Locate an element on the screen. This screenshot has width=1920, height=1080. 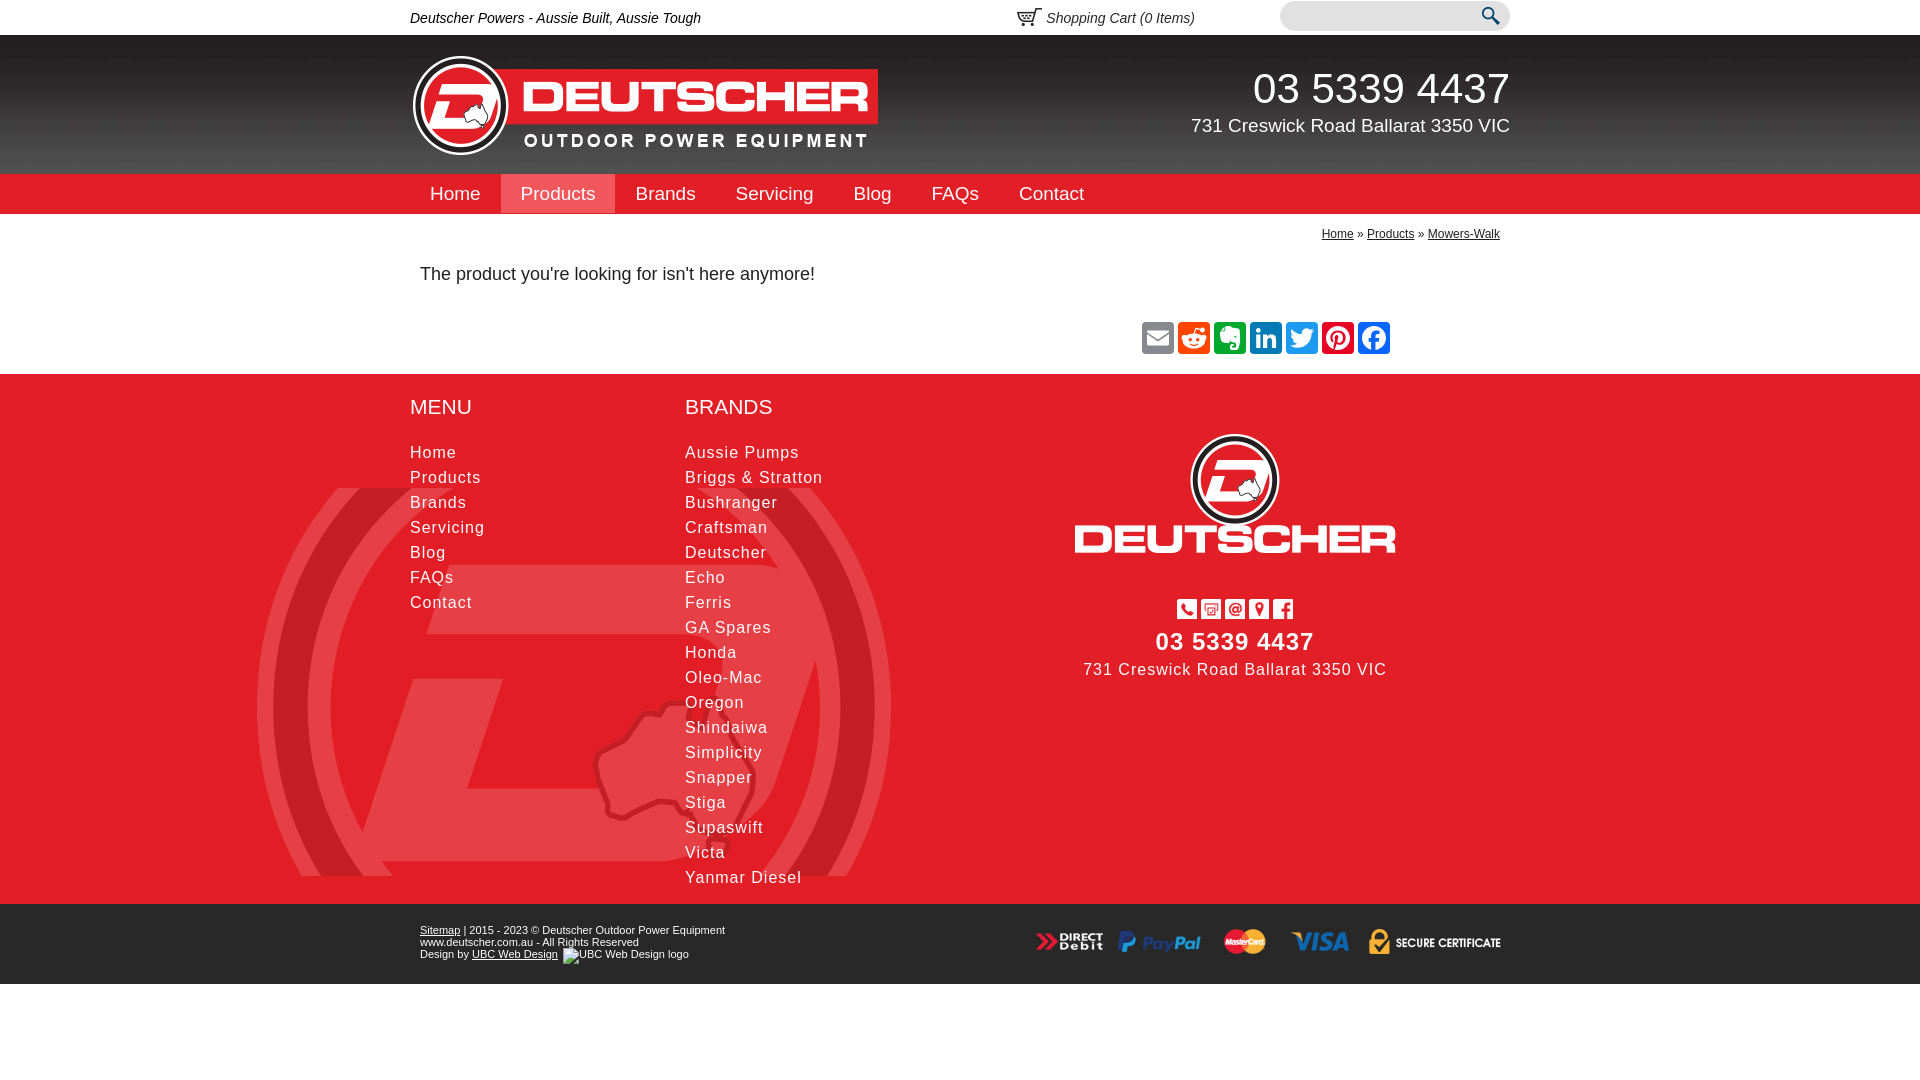
'Blog' is located at coordinates (873, 193).